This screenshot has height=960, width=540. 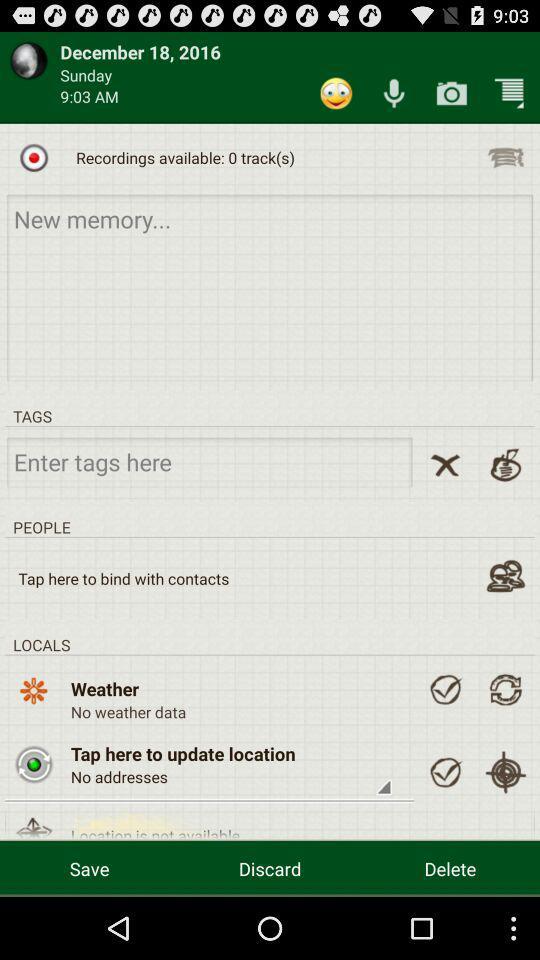 What do you see at coordinates (445, 496) in the screenshot?
I see `the close icon` at bounding box center [445, 496].